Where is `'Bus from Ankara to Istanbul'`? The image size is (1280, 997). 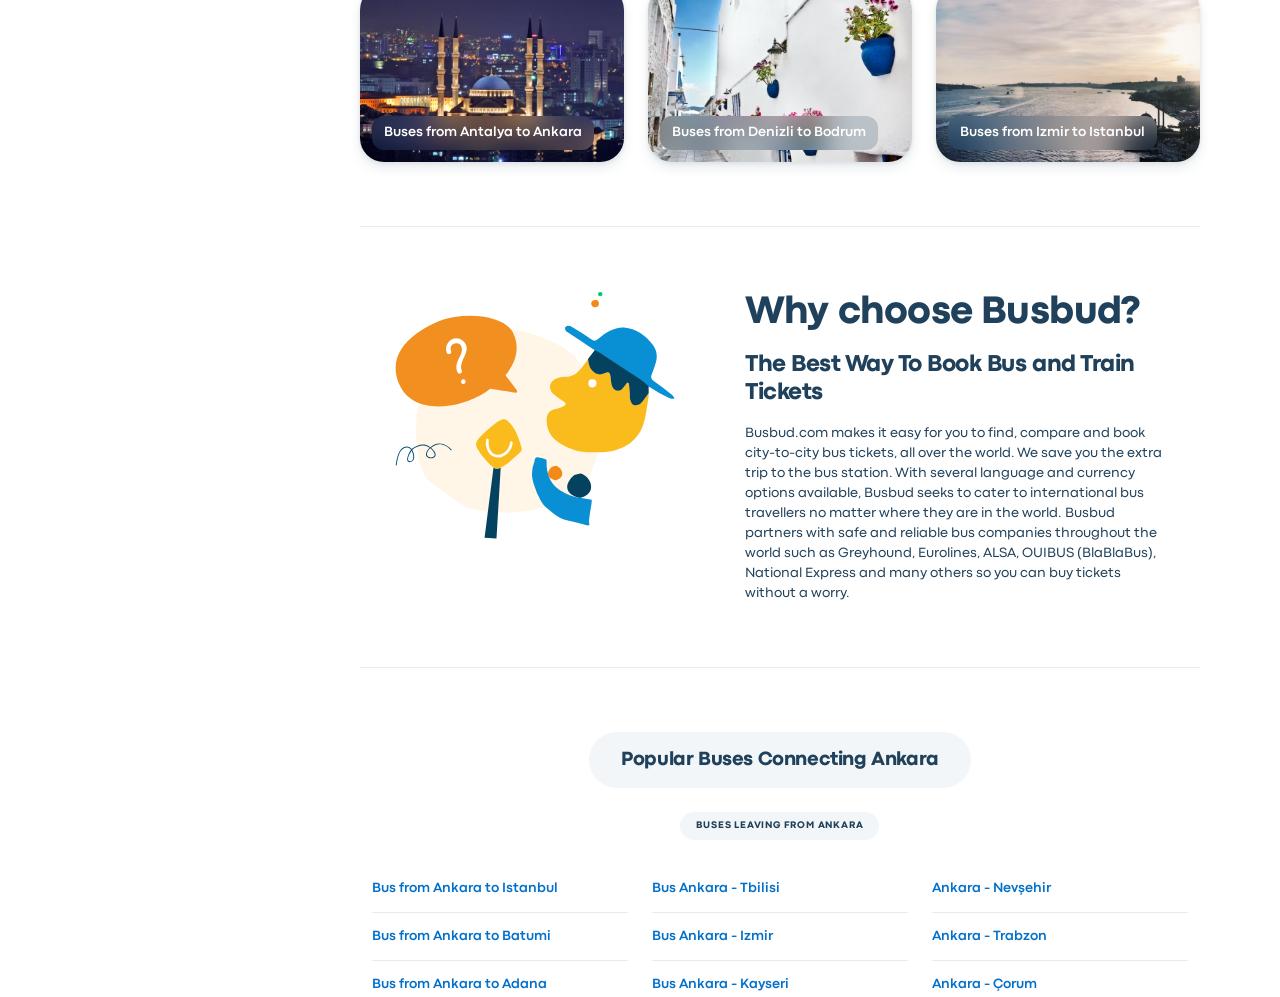
'Bus from Ankara to Istanbul' is located at coordinates (463, 886).